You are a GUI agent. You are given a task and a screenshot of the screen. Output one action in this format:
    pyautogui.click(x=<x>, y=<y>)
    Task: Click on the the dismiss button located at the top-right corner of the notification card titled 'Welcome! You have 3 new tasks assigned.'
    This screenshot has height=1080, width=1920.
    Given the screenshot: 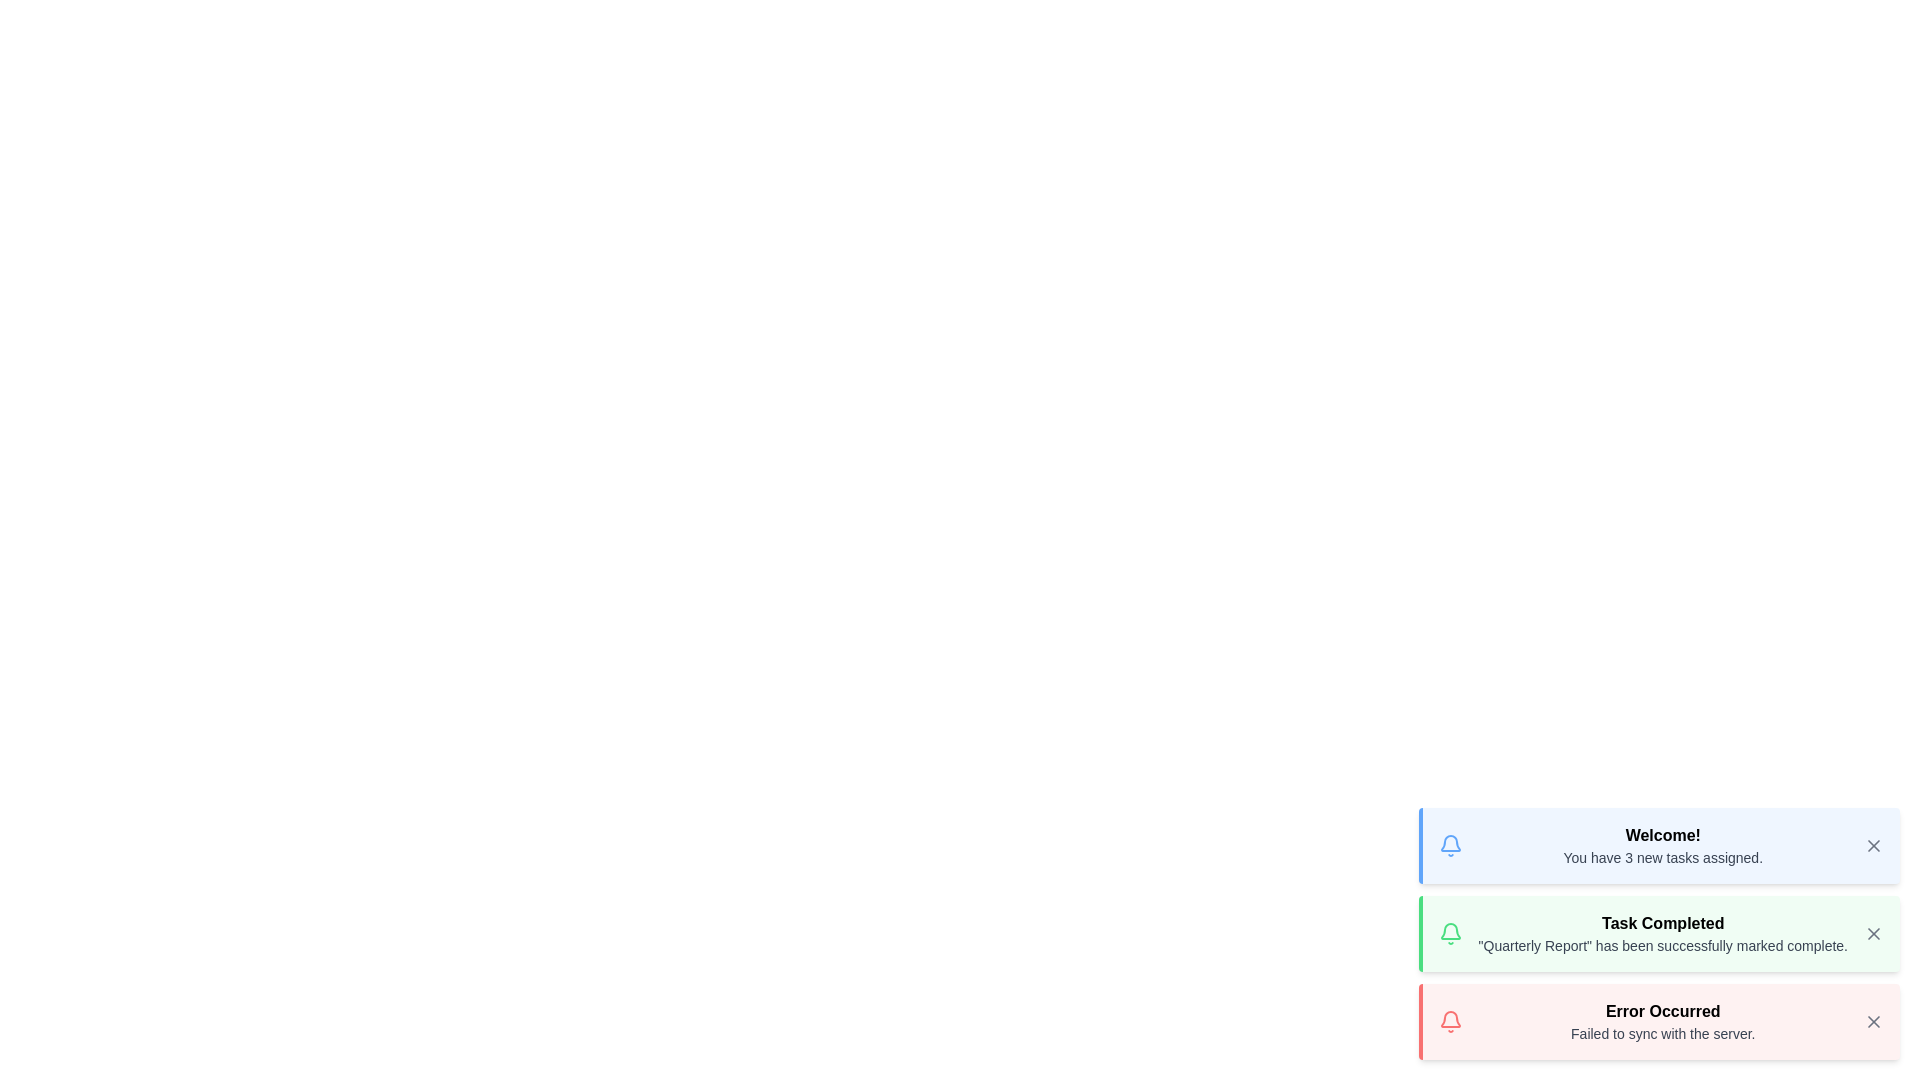 What is the action you would take?
    pyautogui.click(x=1872, y=845)
    